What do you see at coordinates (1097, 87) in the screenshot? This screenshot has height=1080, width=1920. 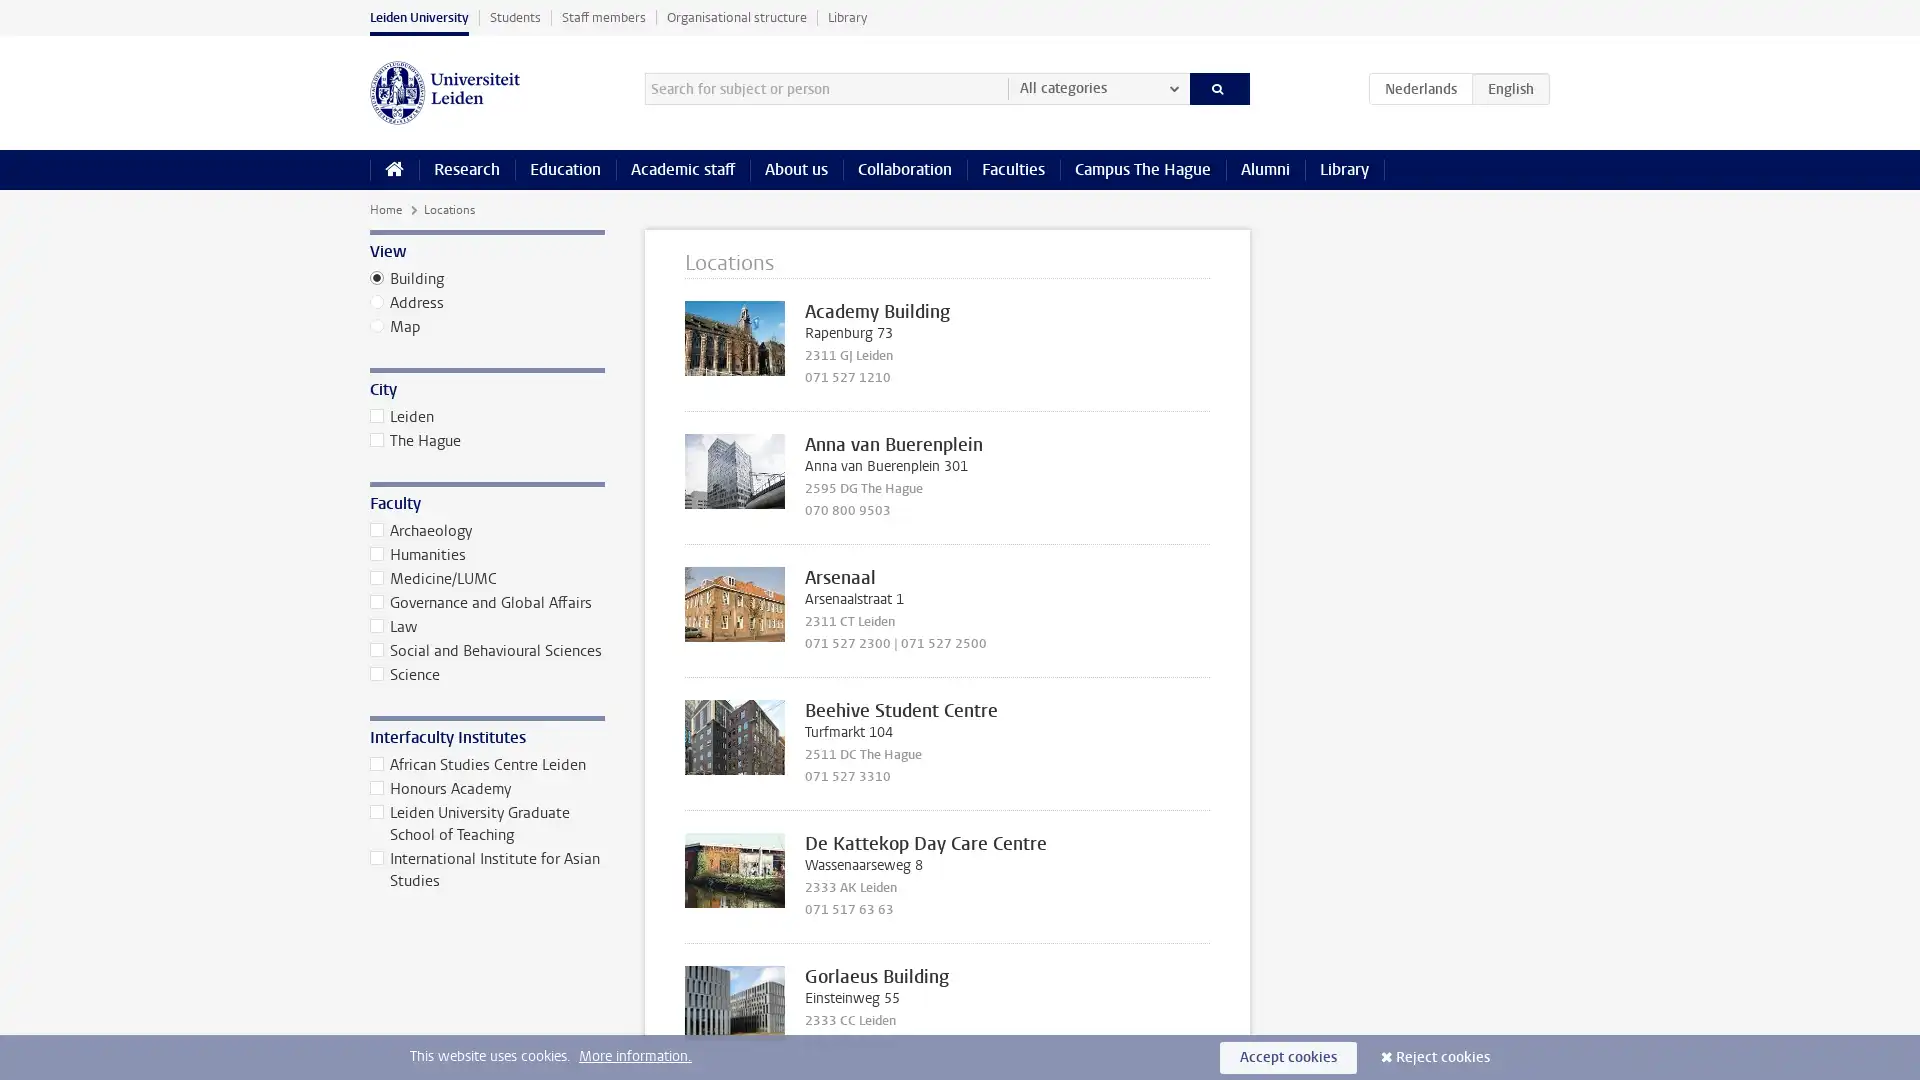 I see `All categories` at bounding box center [1097, 87].